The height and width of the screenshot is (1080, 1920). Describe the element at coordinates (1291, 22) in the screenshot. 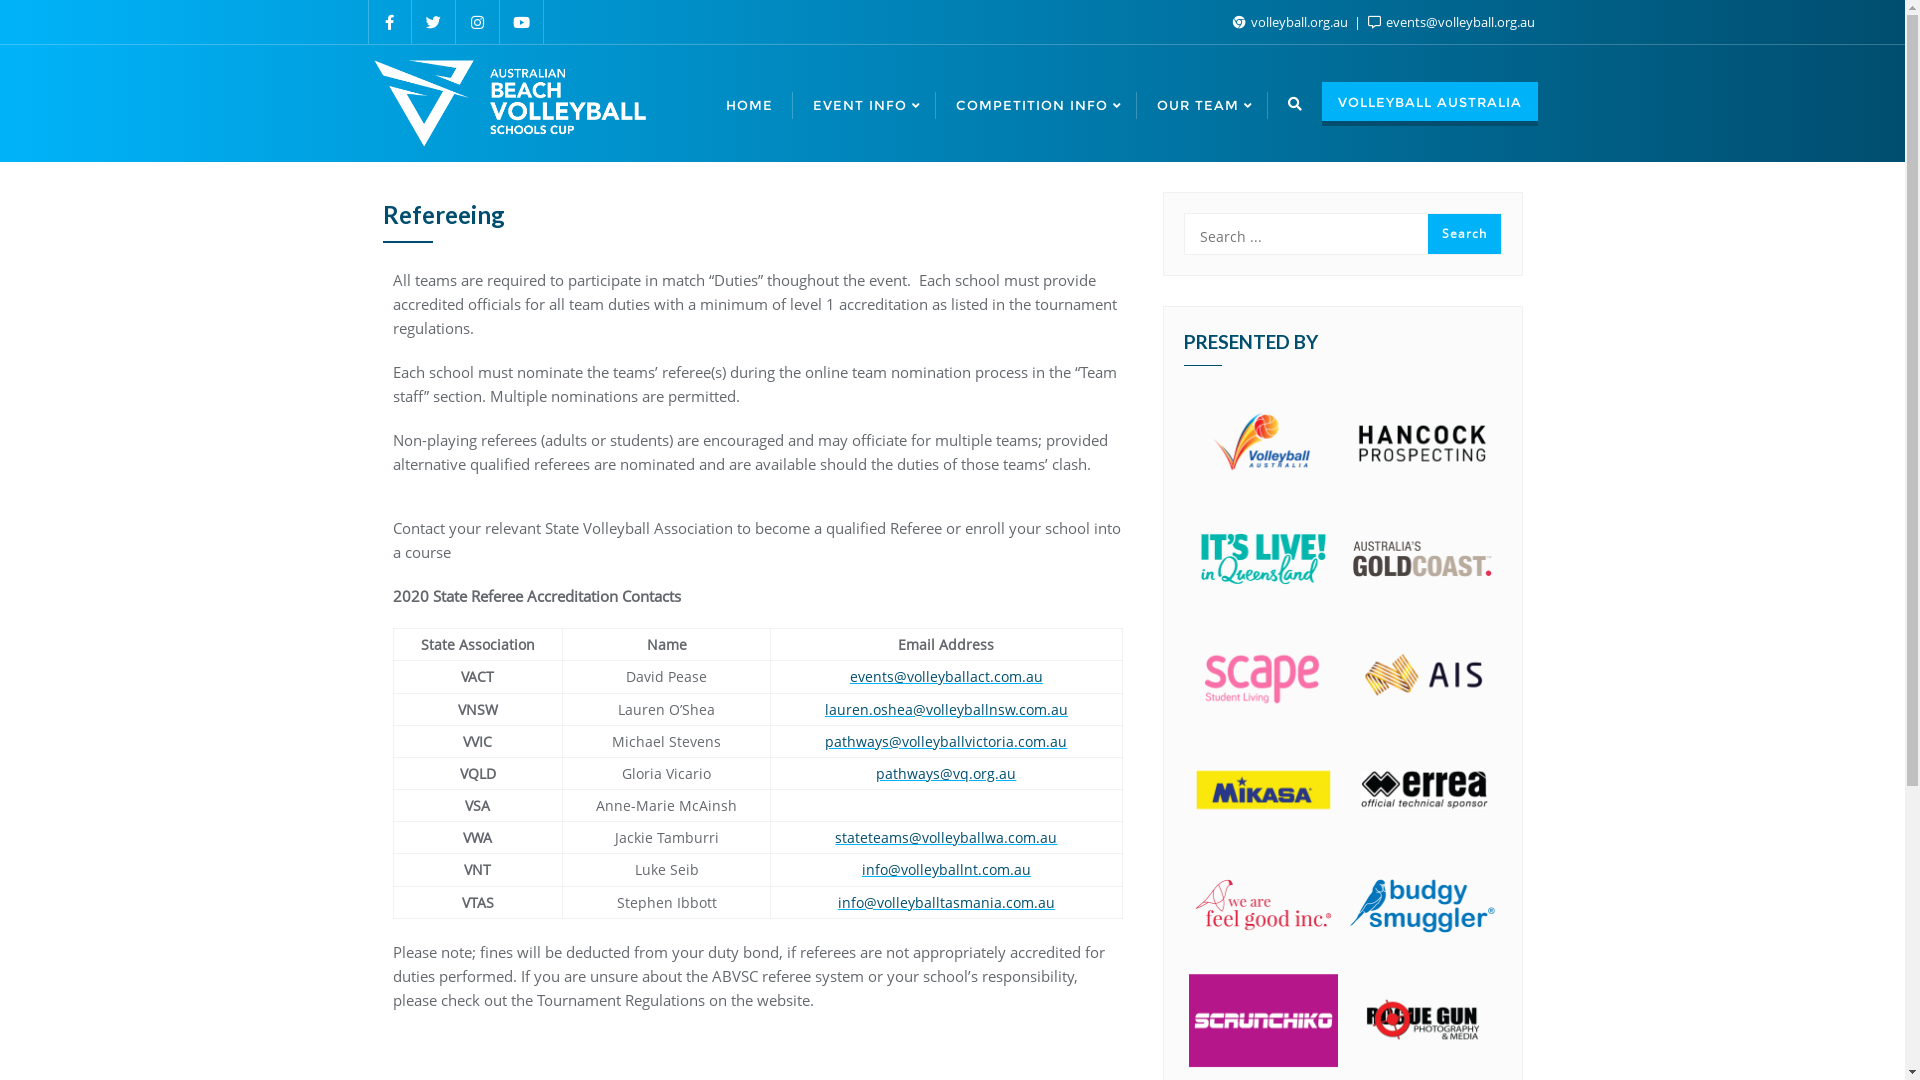

I see `'volleyball.org.au'` at that location.